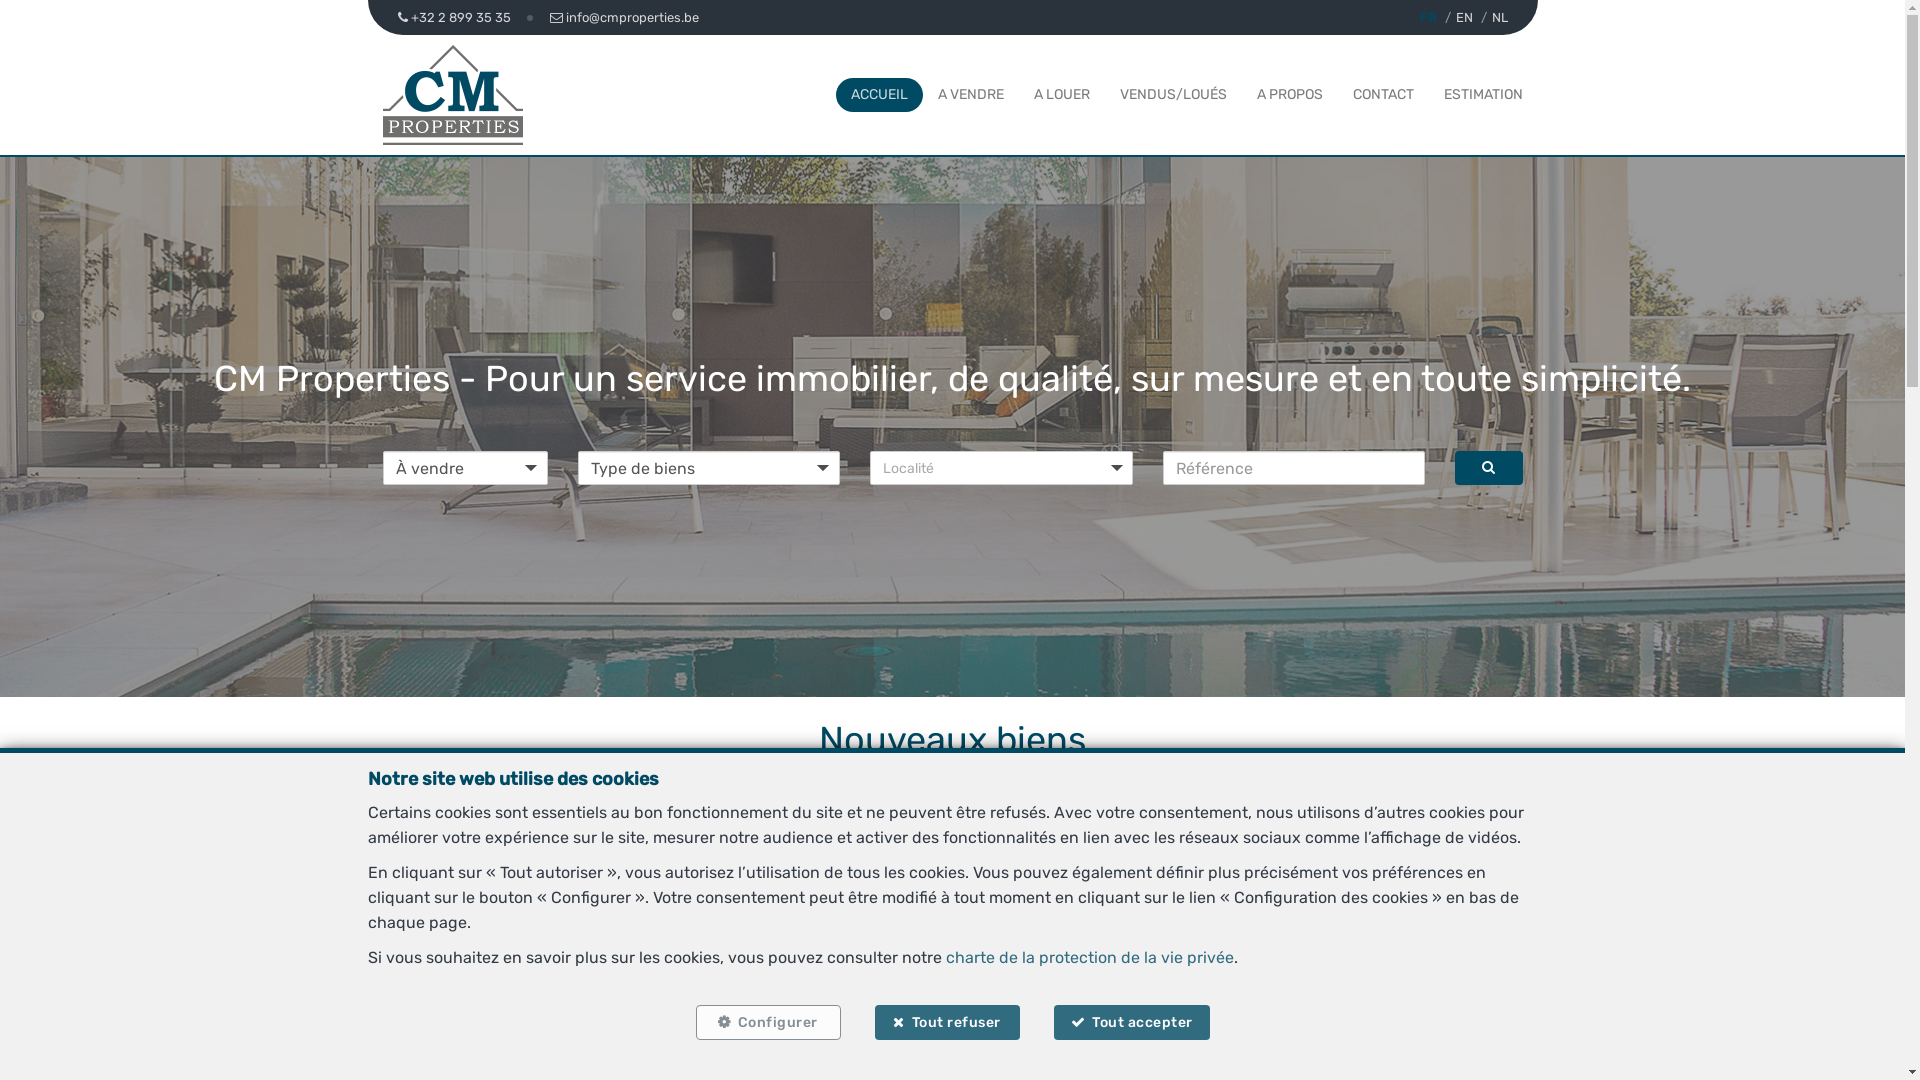  Describe the element at coordinates (767, 1022) in the screenshot. I see `'Configurer'` at that location.